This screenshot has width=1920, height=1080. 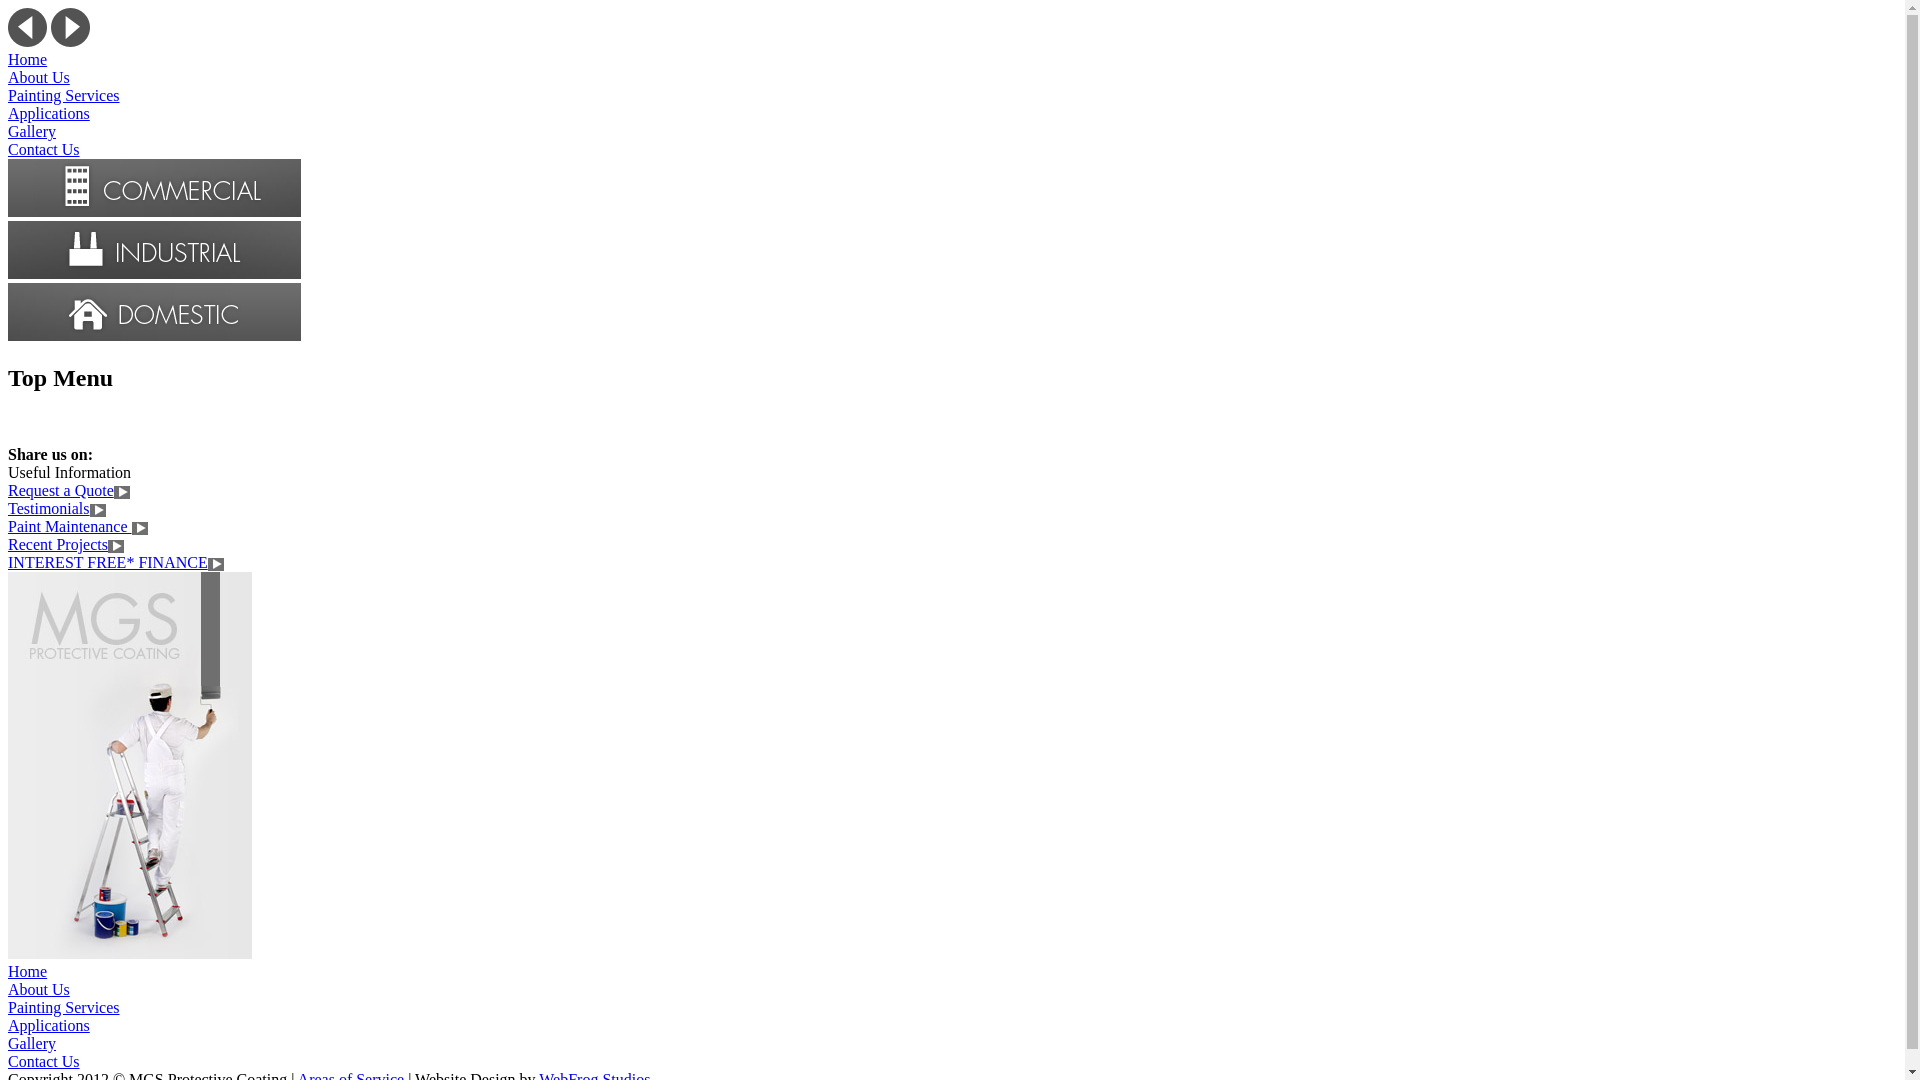 I want to click on 'Gallery', so click(x=32, y=1042).